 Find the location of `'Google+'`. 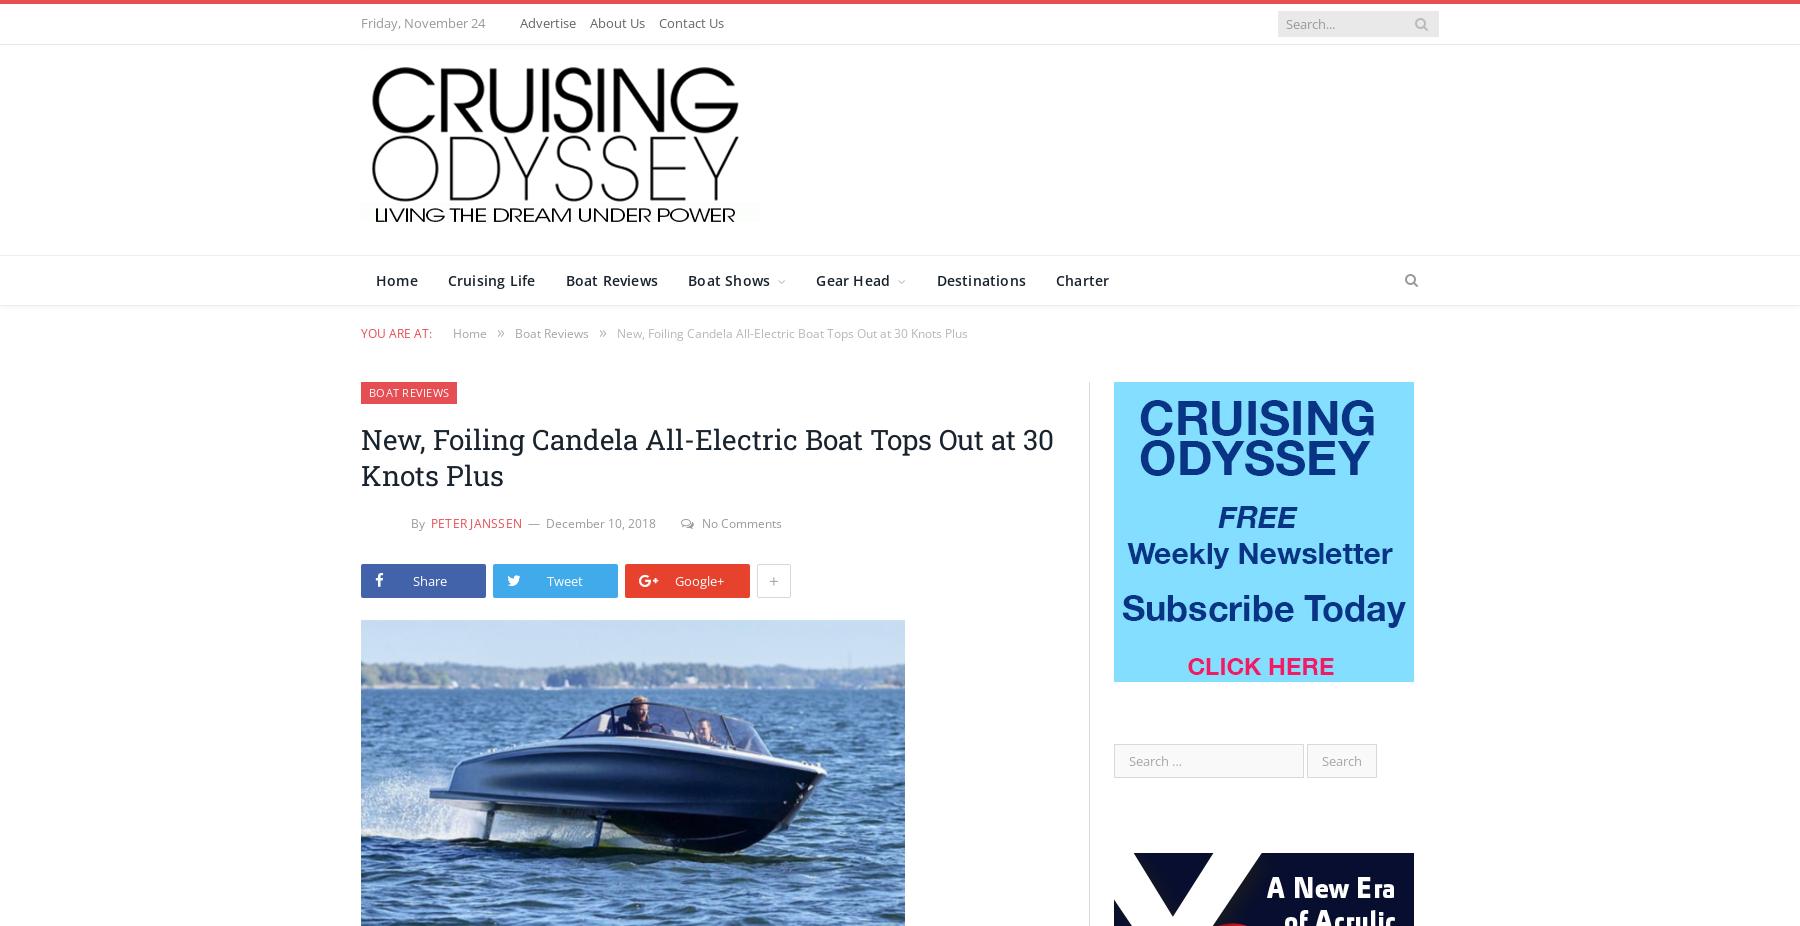

'Google+' is located at coordinates (697, 578).